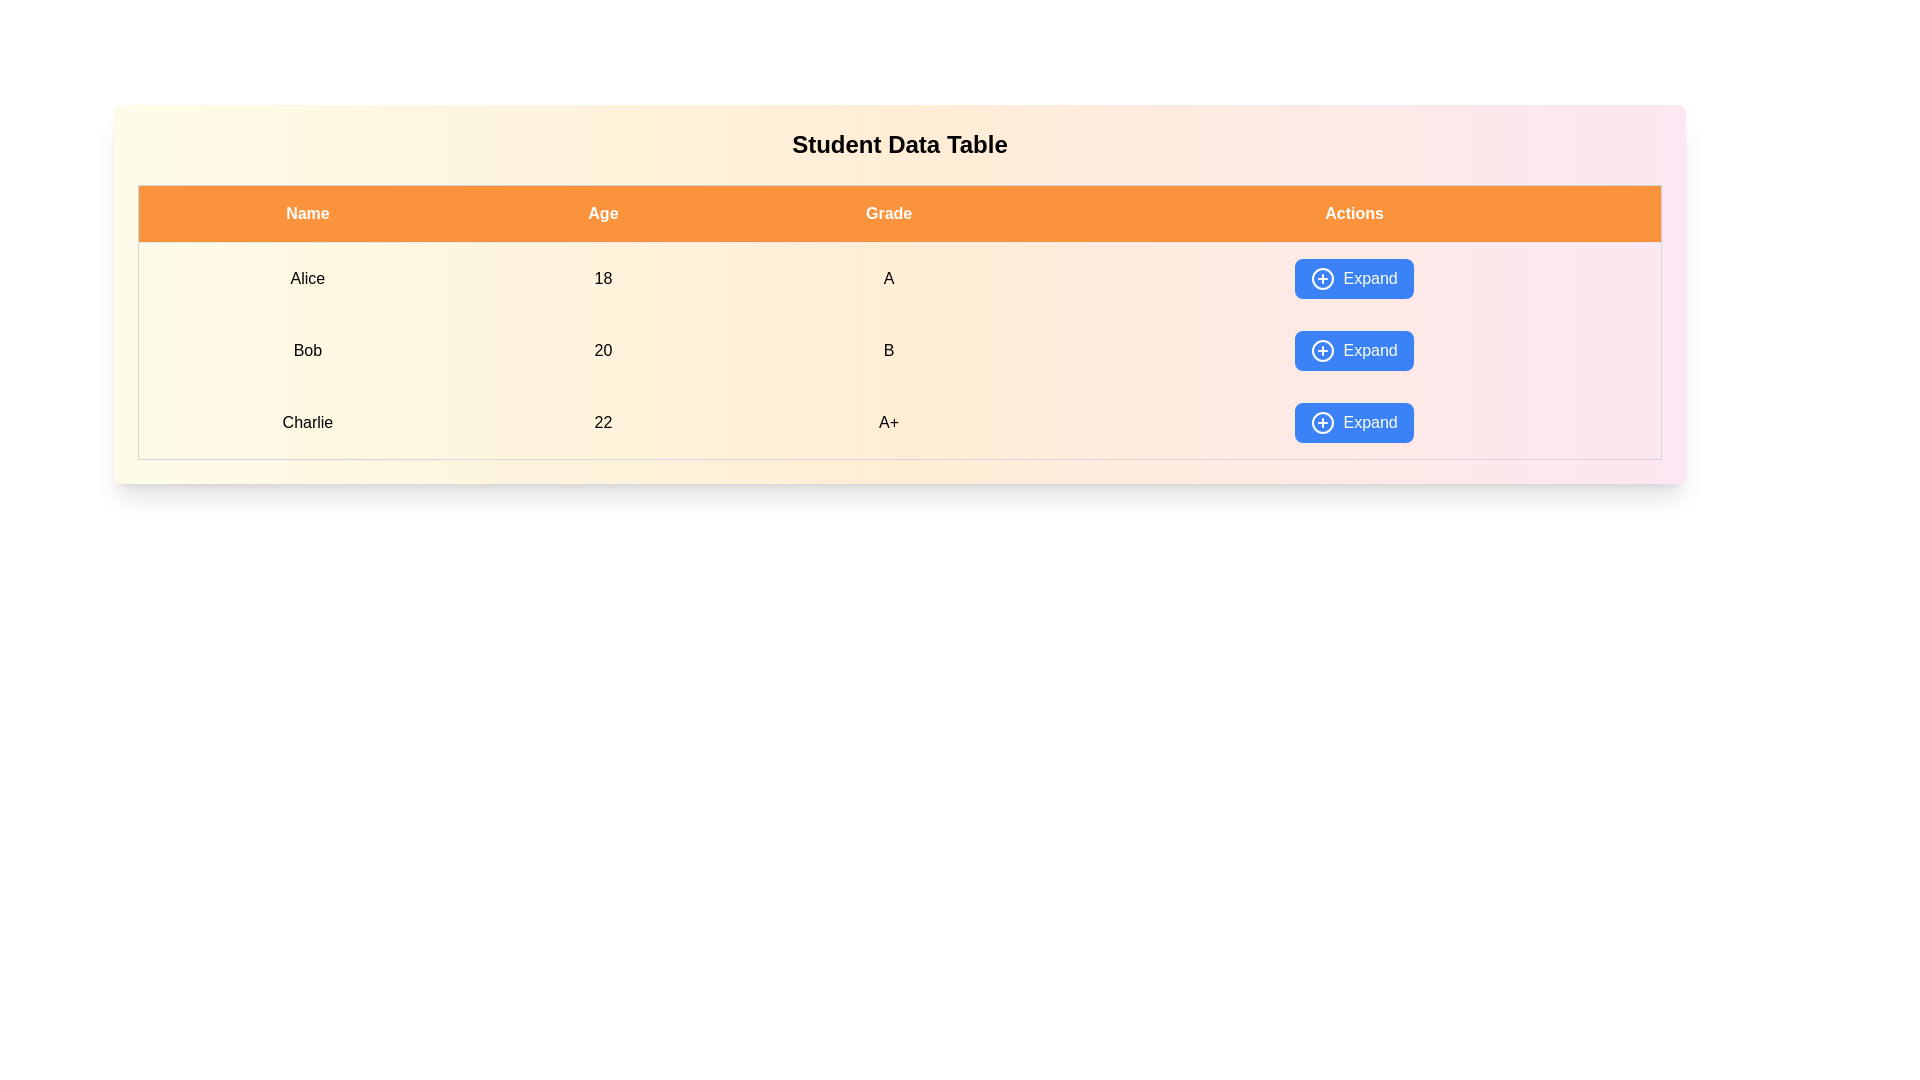  I want to click on the static text display indicating the age value for Alice in the data table, located between the Name and Grade columns, so click(602, 278).